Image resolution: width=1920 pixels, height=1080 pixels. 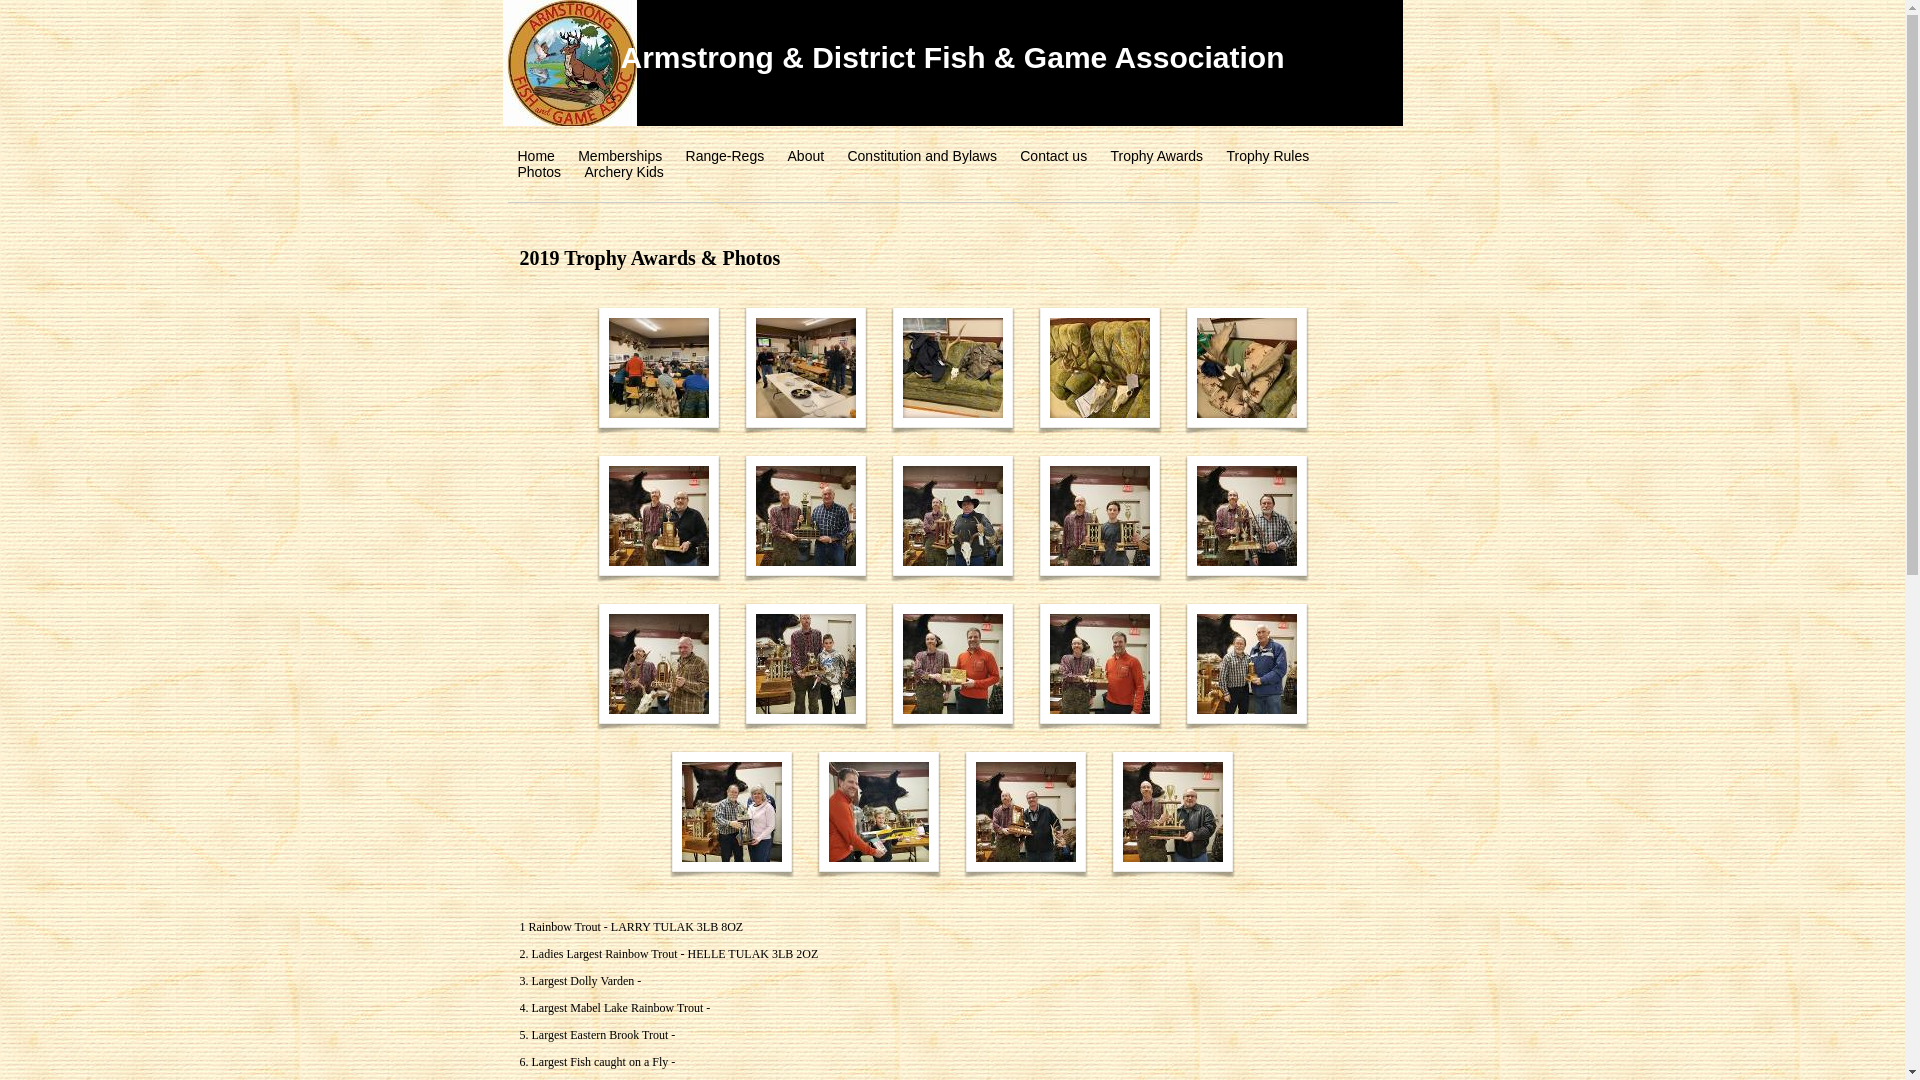 What do you see at coordinates (622, 171) in the screenshot?
I see `'Archery Kids'` at bounding box center [622, 171].